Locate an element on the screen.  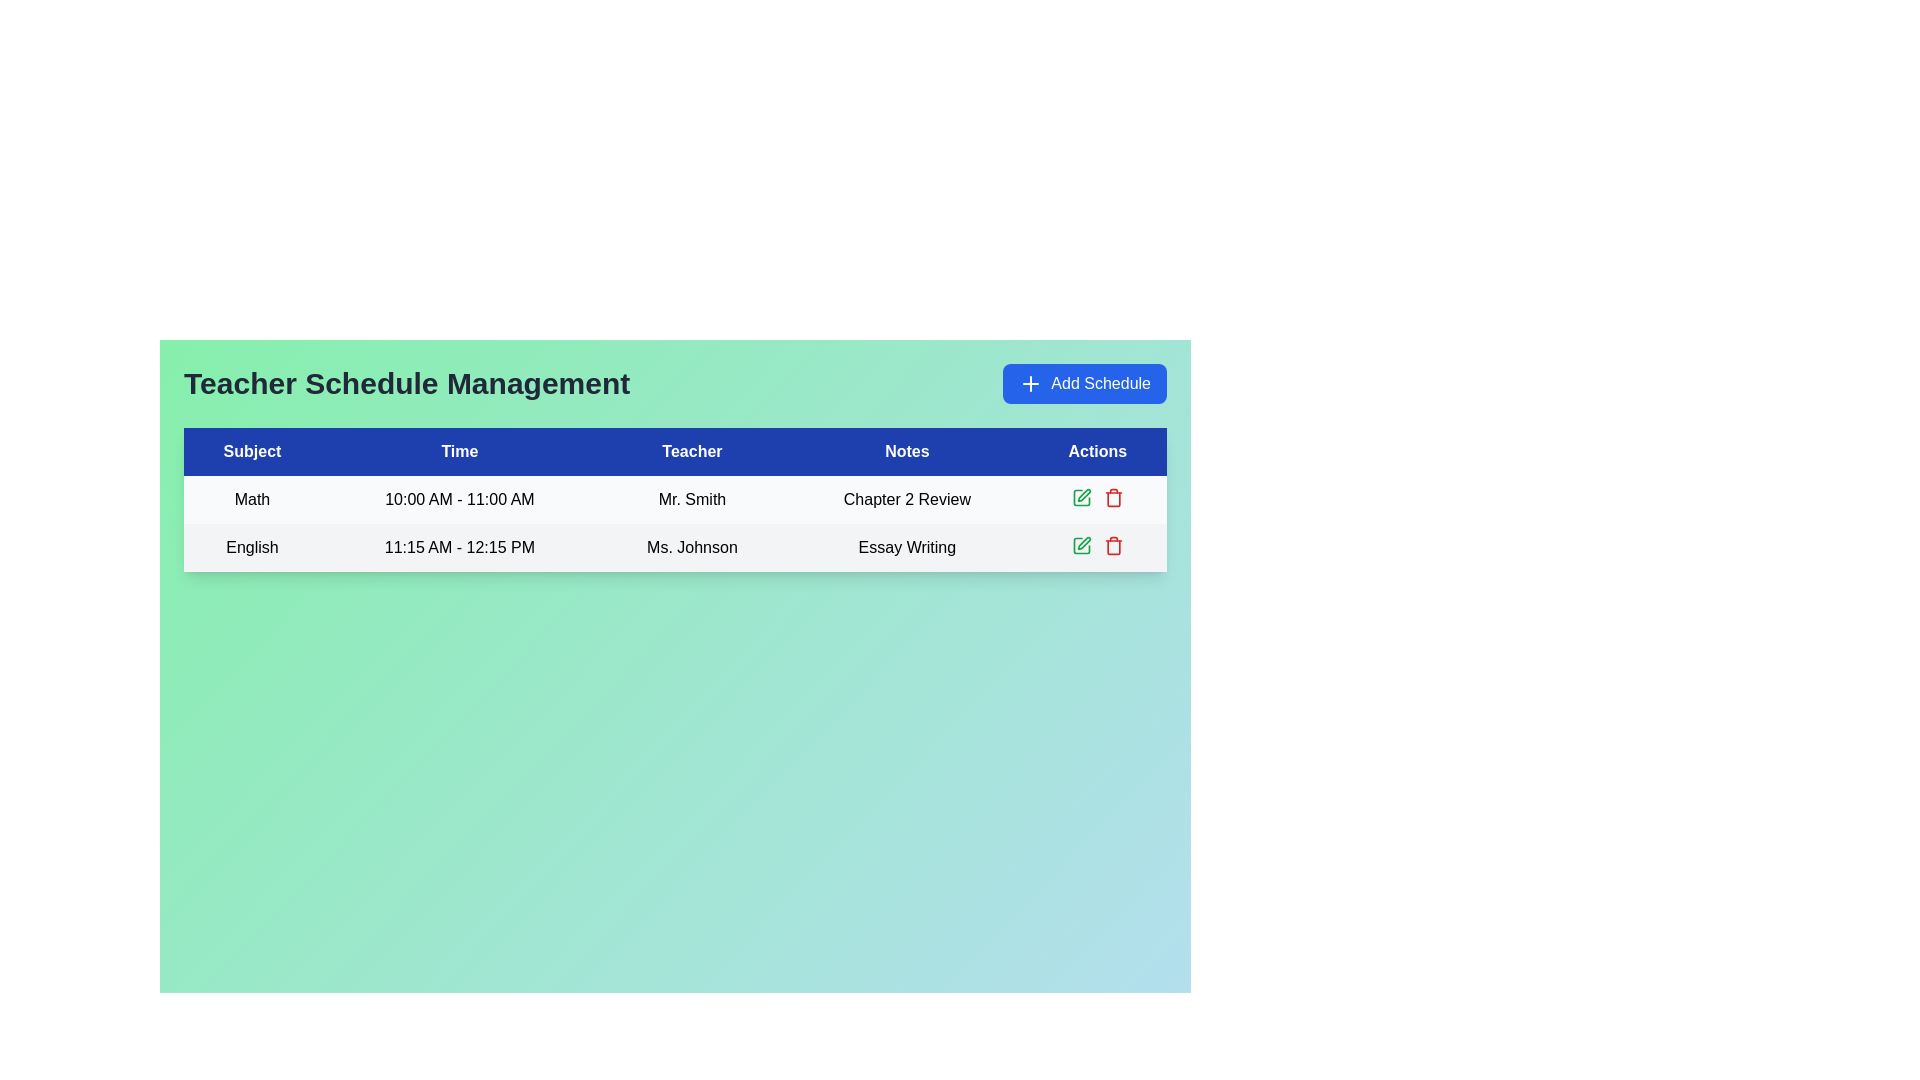
the first column header of the schedule management table, which indicates the subject names for scheduled classes is located at coordinates (251, 451).